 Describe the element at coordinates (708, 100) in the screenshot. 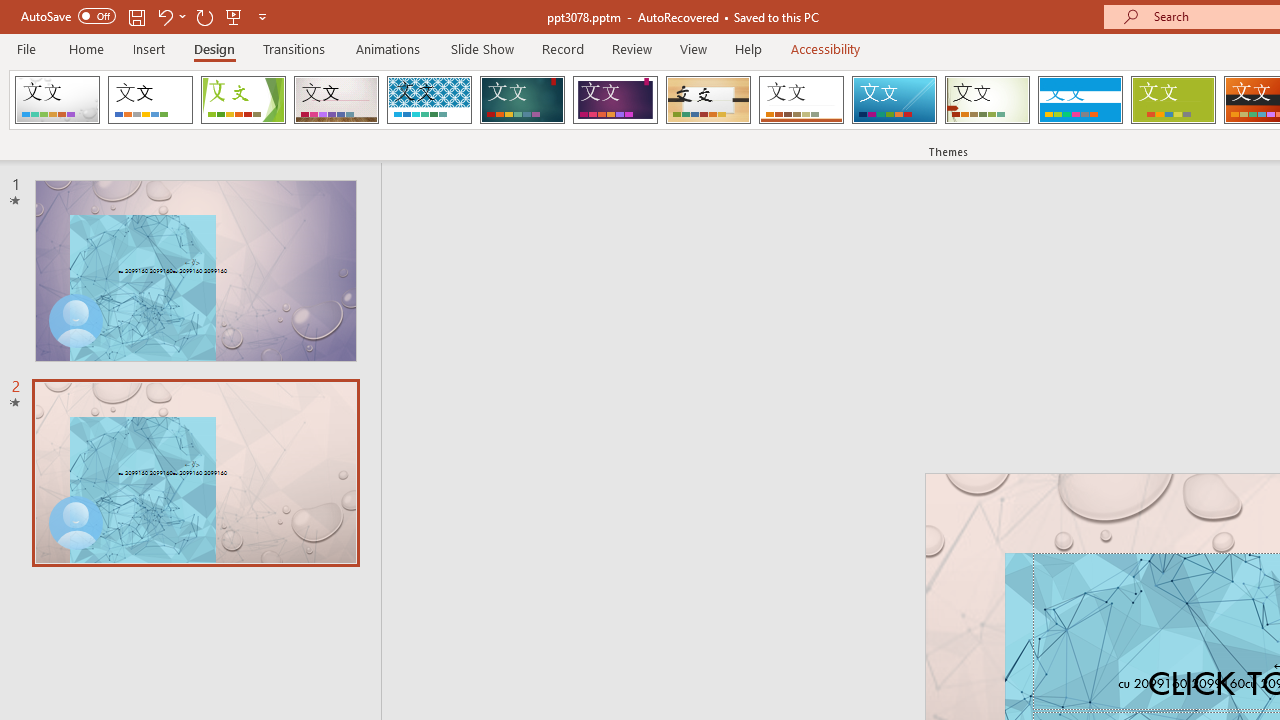

I see `'Organic'` at that location.